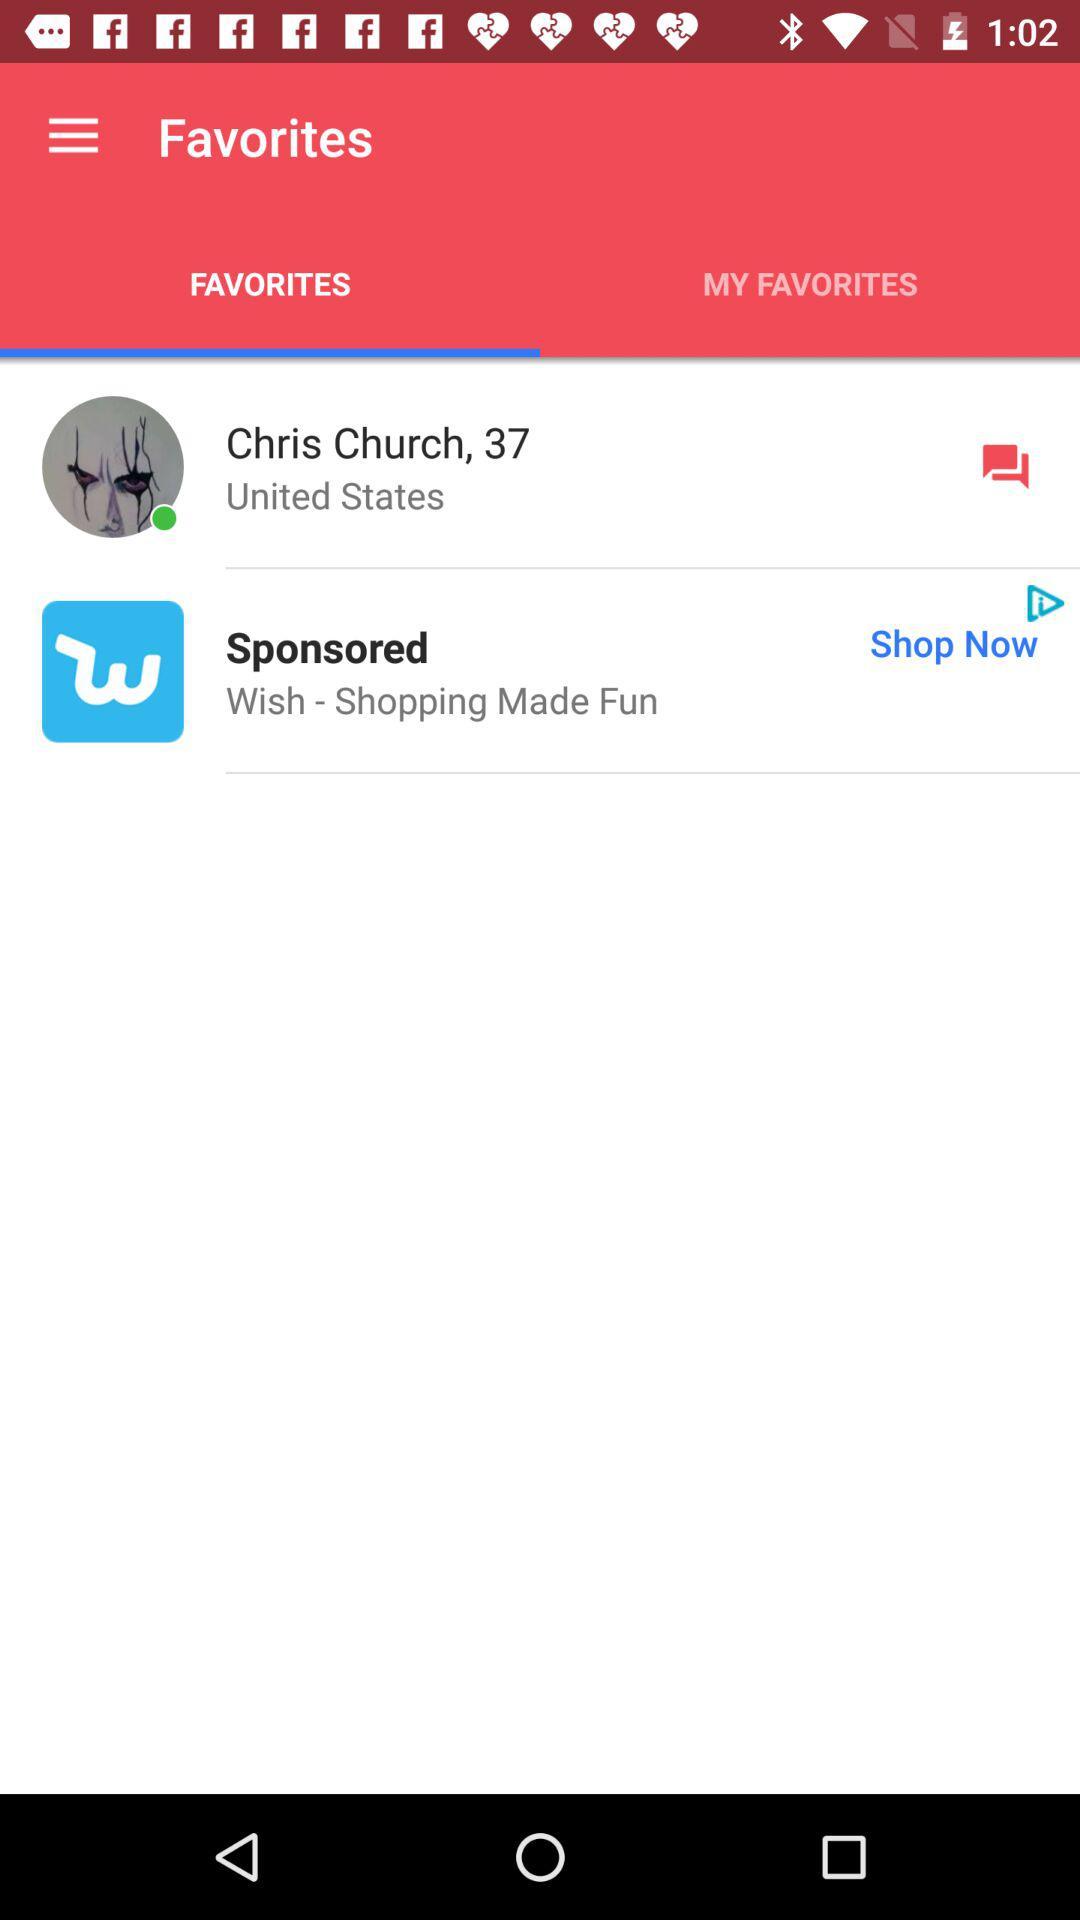 The image size is (1080, 1920). What do you see at coordinates (72, 135) in the screenshot?
I see `app next to favorites icon` at bounding box center [72, 135].